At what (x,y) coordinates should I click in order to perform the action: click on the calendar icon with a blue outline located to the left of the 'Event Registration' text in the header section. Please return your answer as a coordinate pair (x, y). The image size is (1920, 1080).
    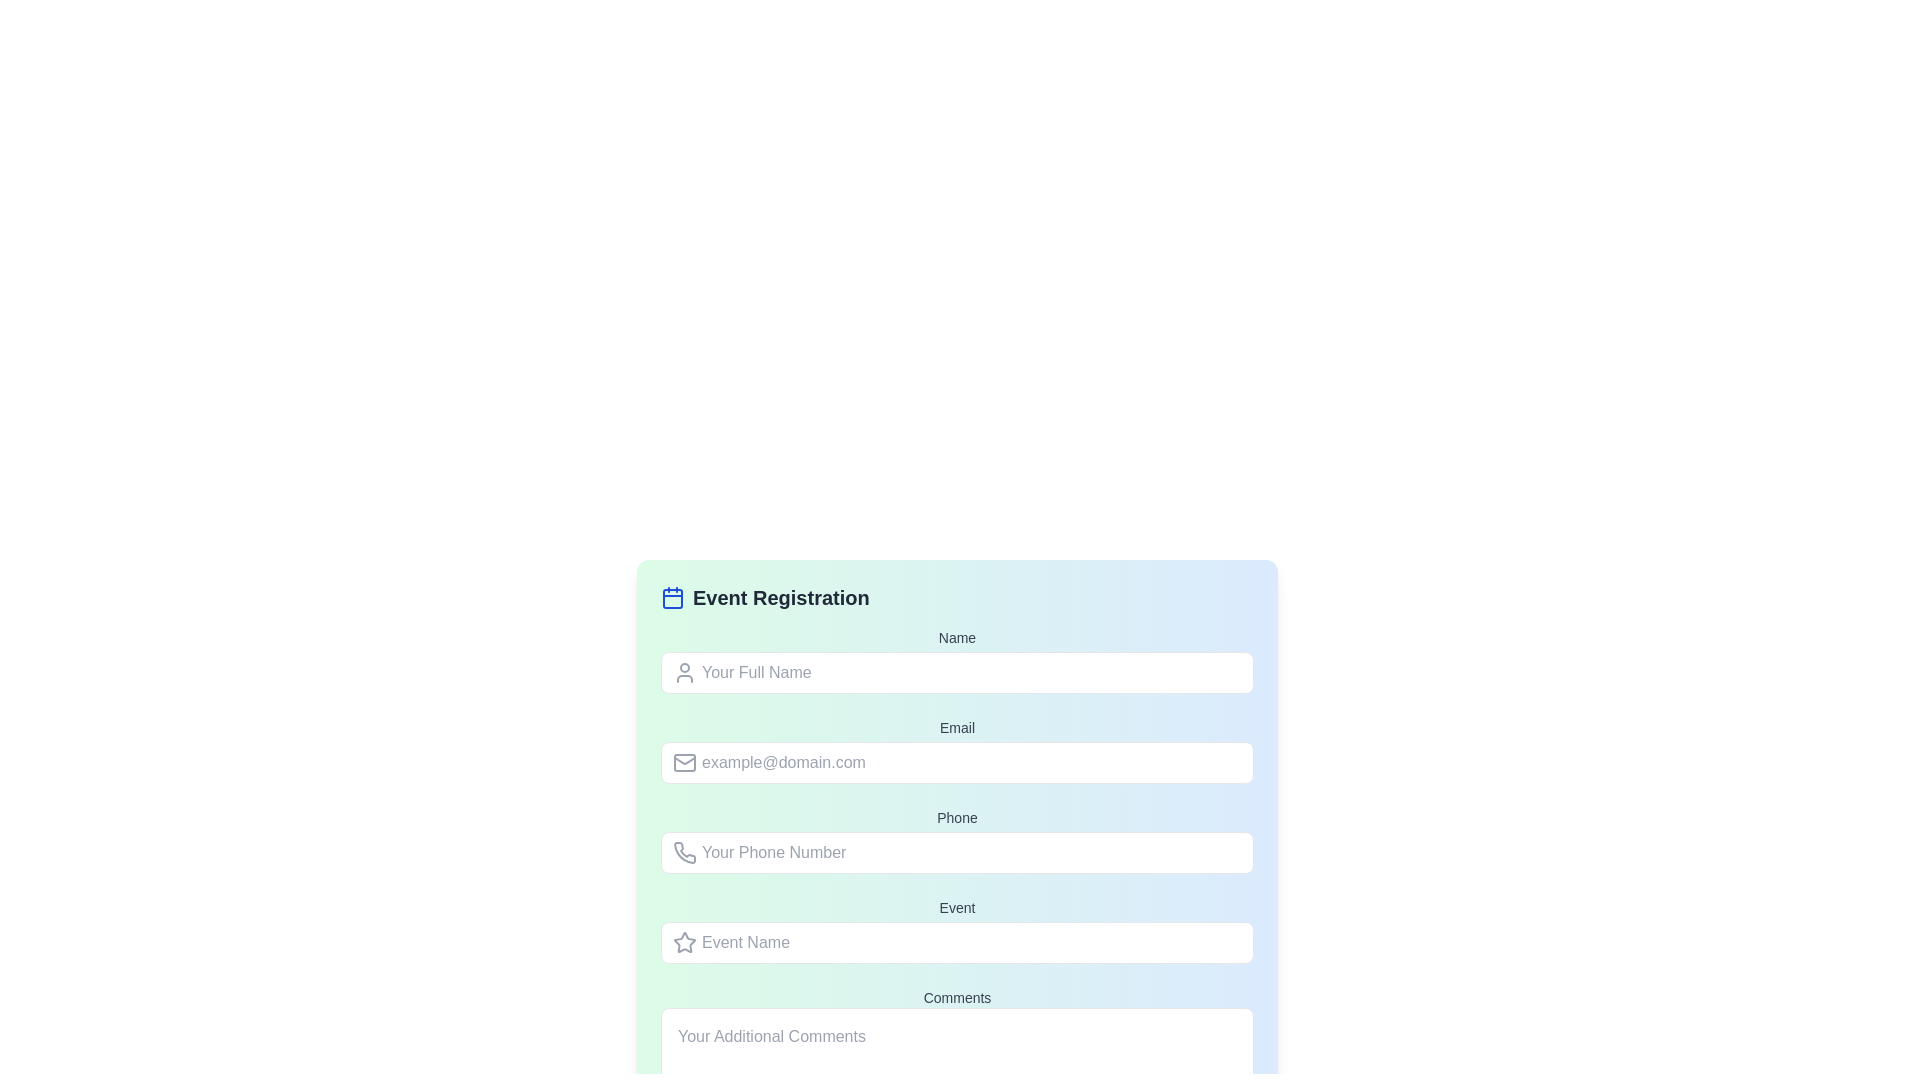
    Looking at the image, I should click on (672, 596).